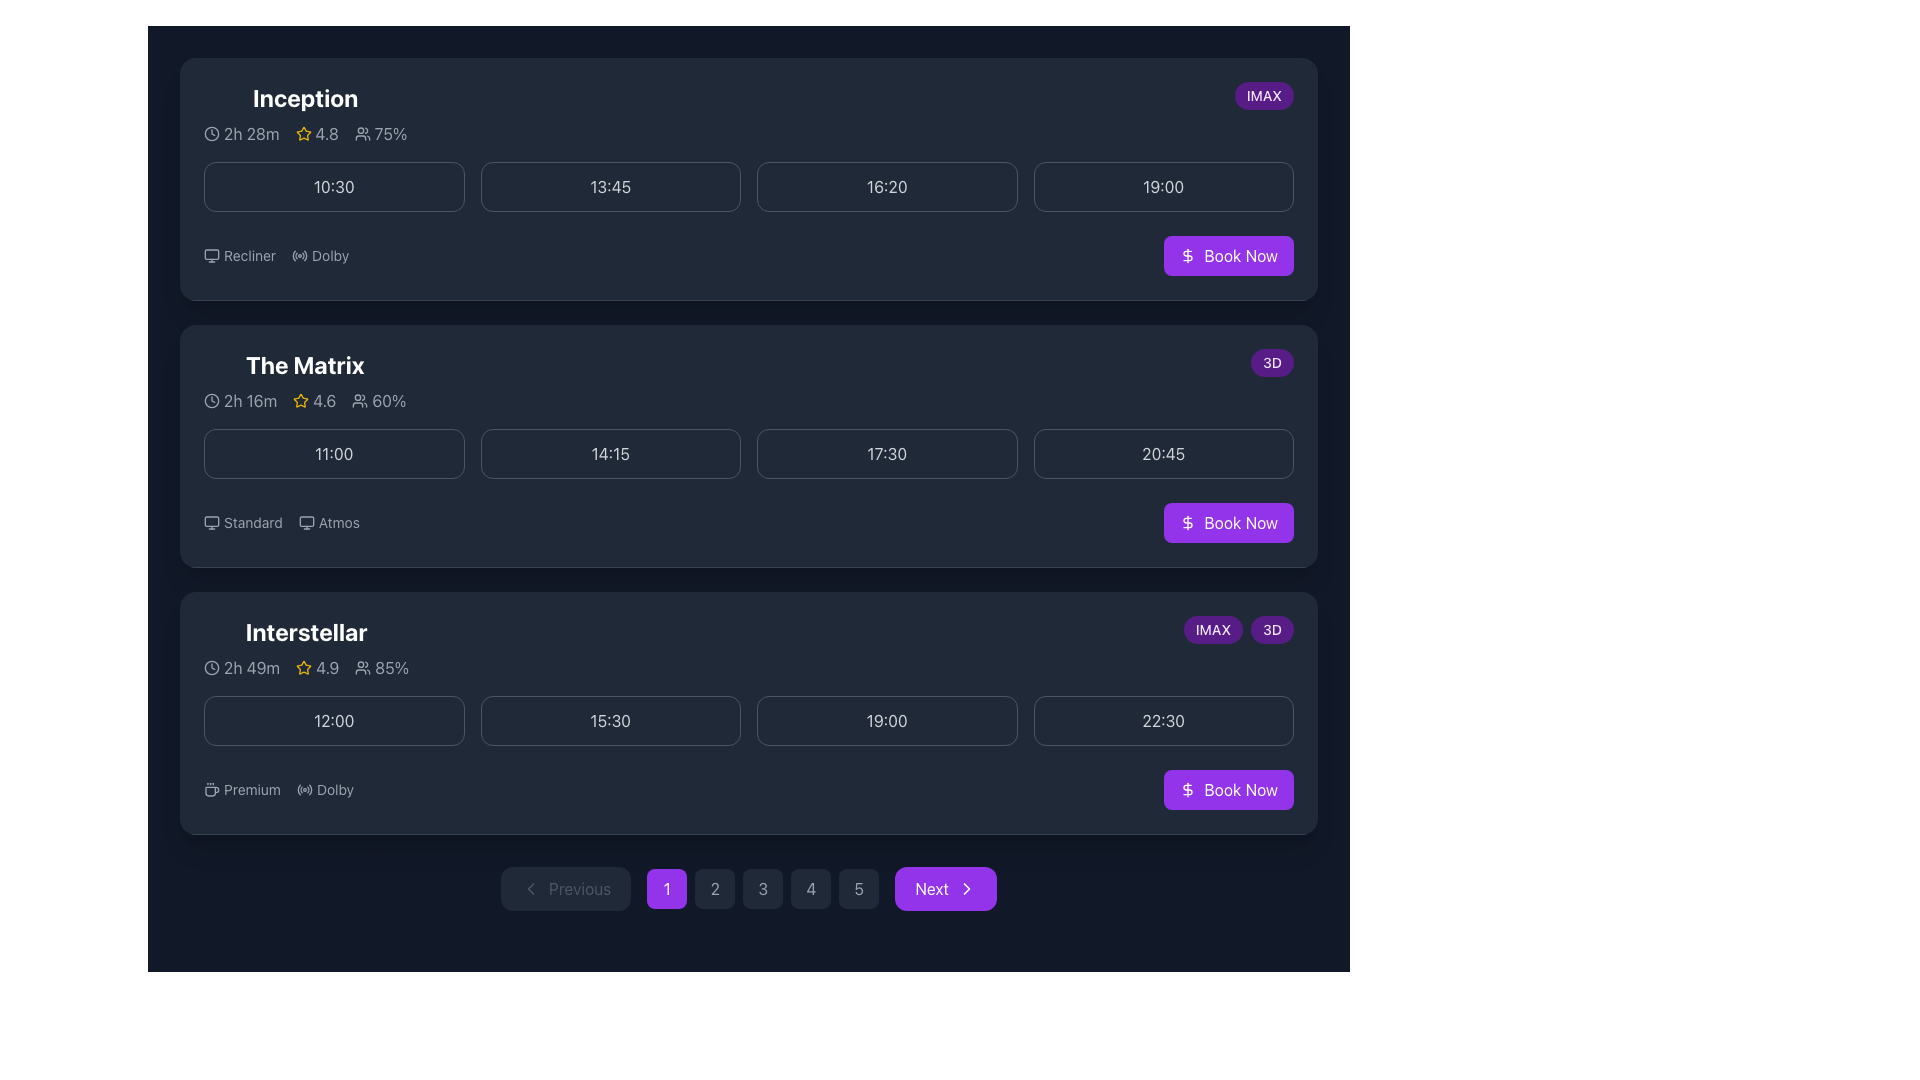 Image resolution: width=1920 pixels, height=1080 pixels. What do you see at coordinates (1263, 96) in the screenshot?
I see `the text label with the word 'IMAX' styled with a purple background and white text, located in the top-right corner of the 'Inception' movie card, above the 'Book Now' button` at bounding box center [1263, 96].